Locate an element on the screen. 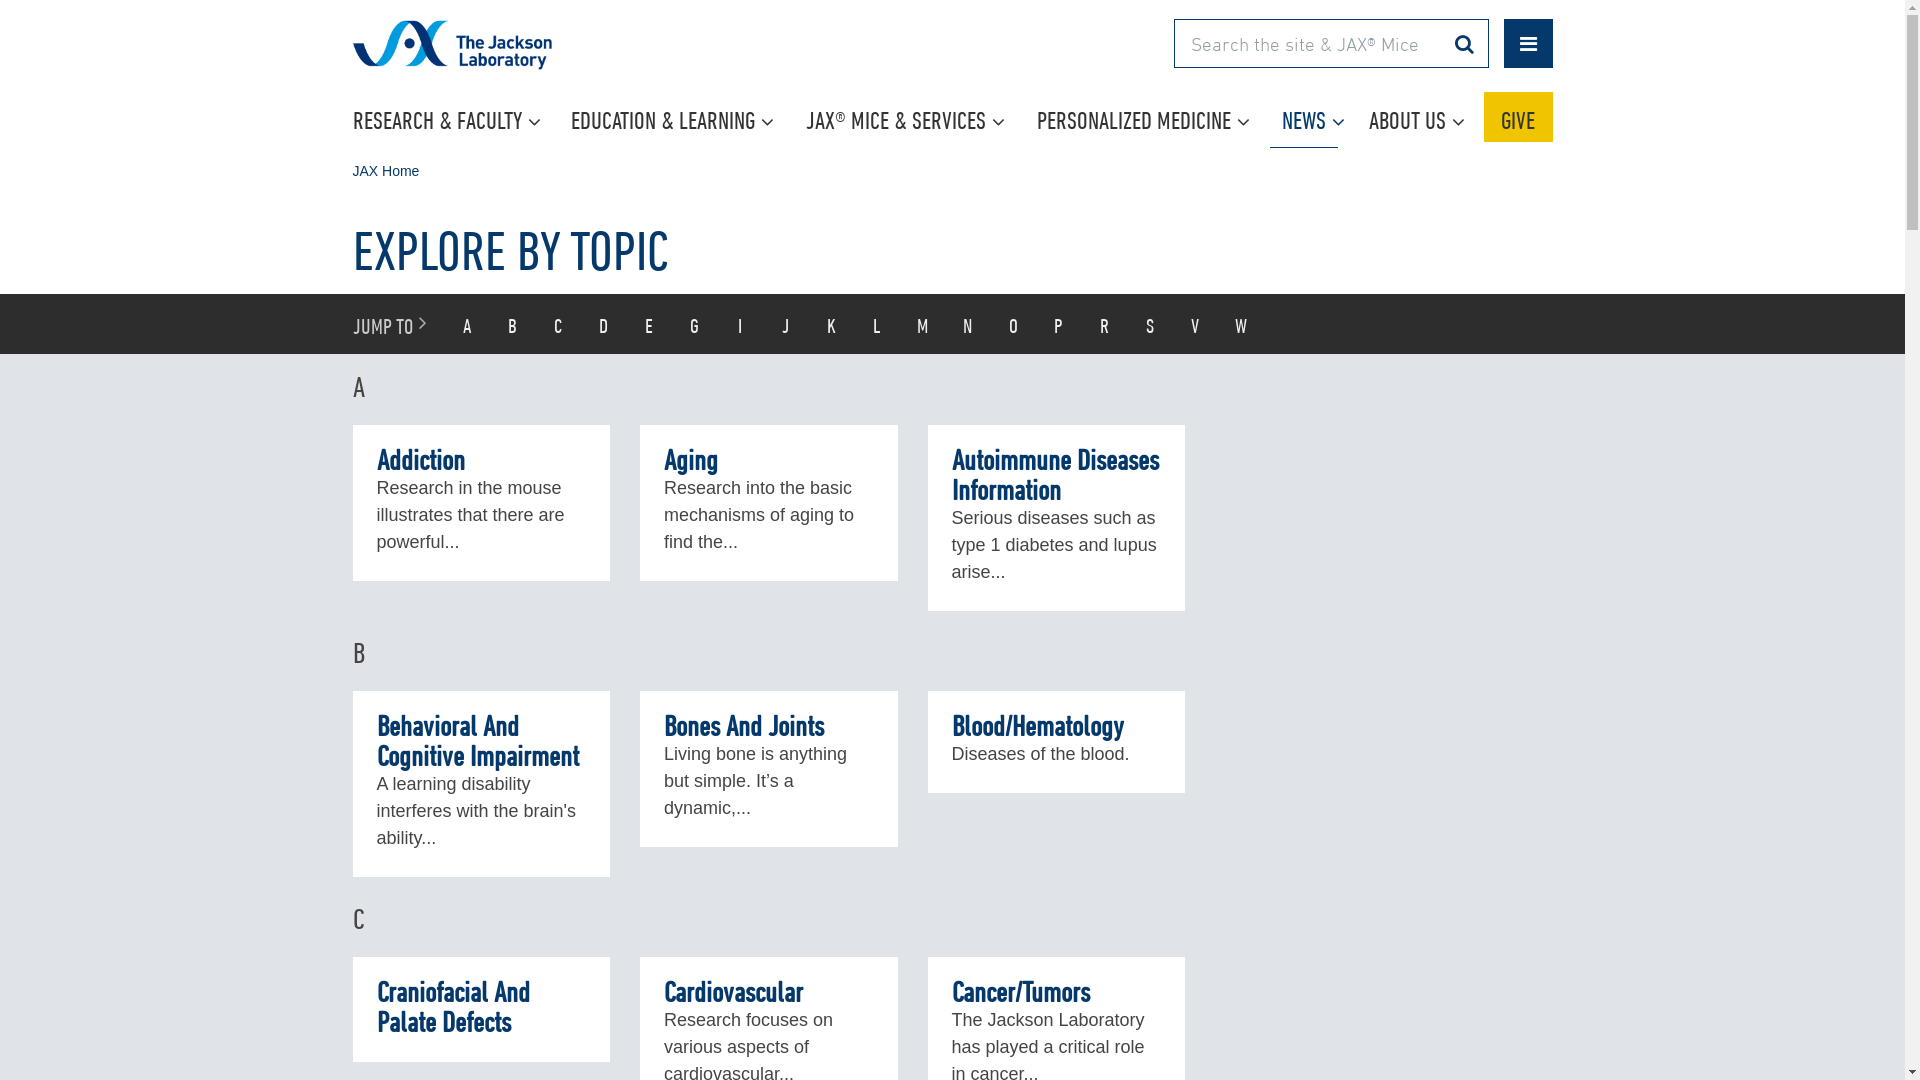 This screenshot has height=1080, width=1920. 'JUMP TO' is located at coordinates (337, 323).